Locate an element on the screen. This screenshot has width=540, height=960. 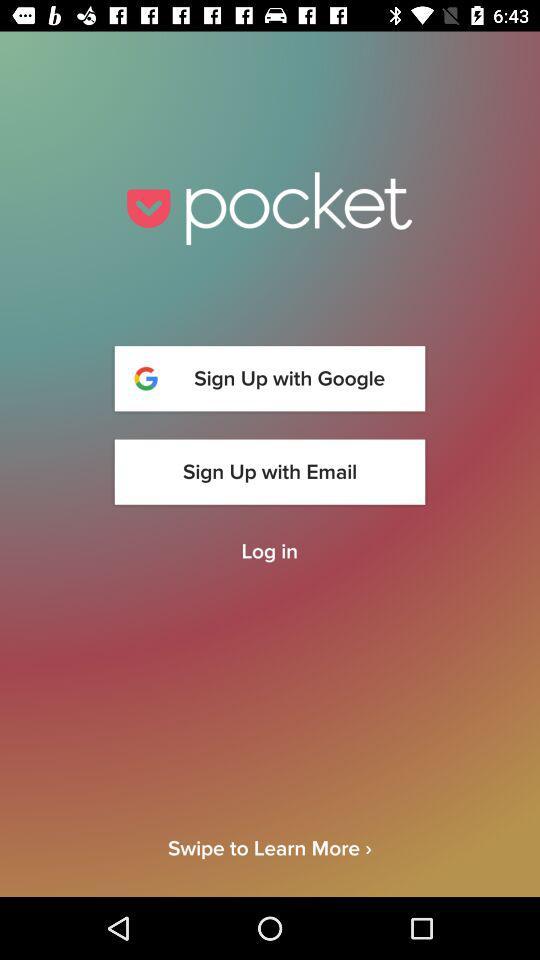
the item above swipe to learn icon is located at coordinates (269, 551).